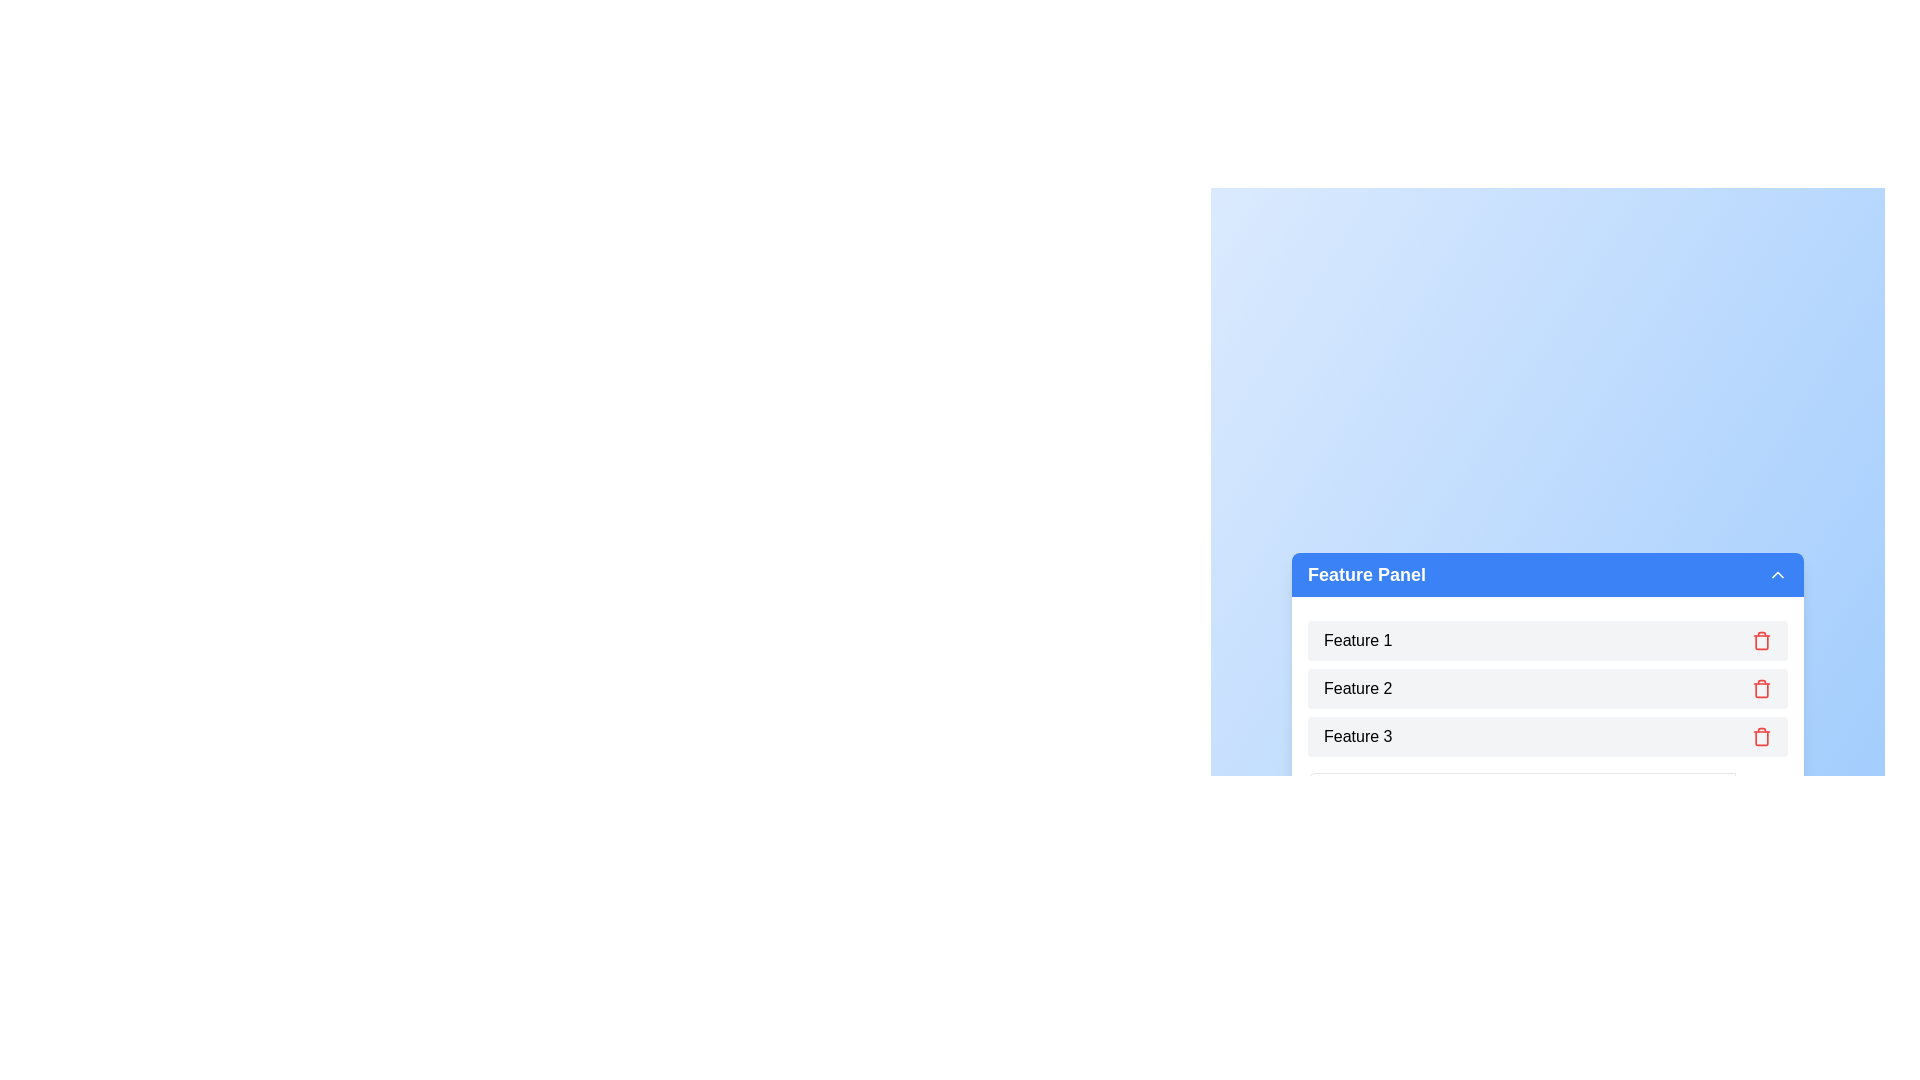  I want to click on the 'Feature 2' text label, which is the second item in the vertical list under the 'Feature Panel' header, displayed in a light gray box, so click(1358, 688).